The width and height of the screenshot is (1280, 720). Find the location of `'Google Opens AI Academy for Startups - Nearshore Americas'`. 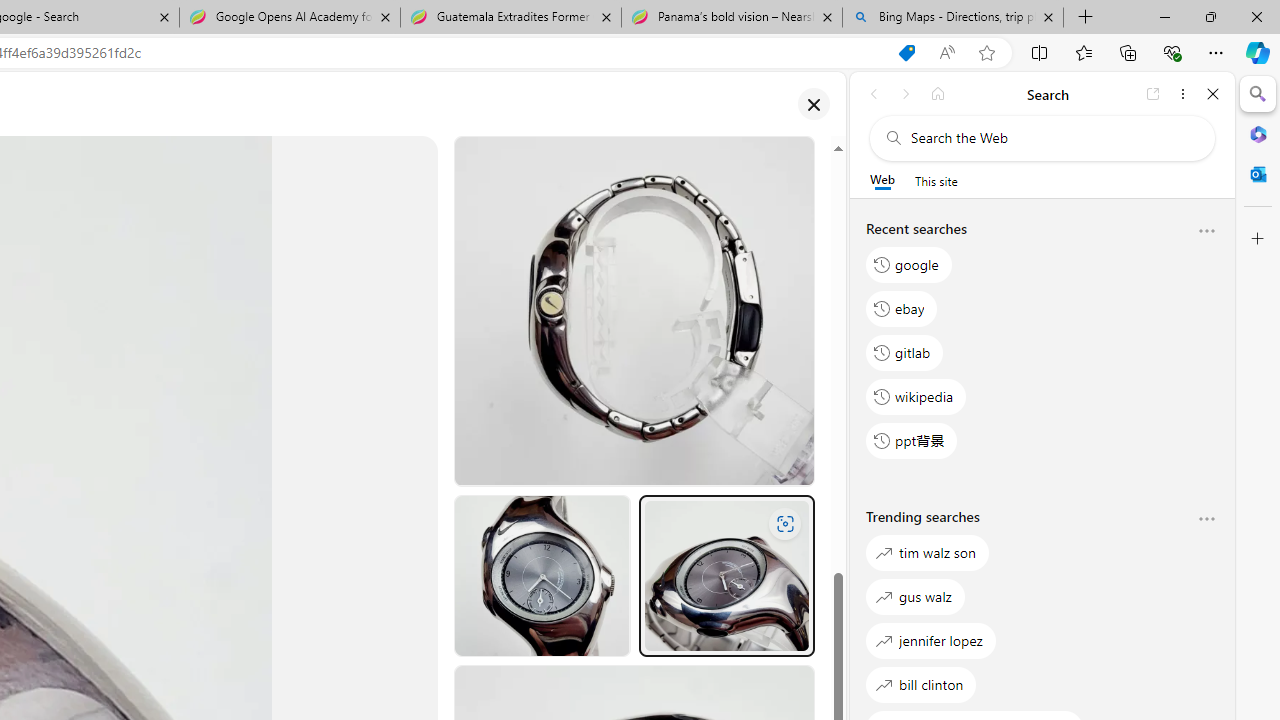

'Google Opens AI Academy for Startups - Nearshore Americas' is located at coordinates (289, 17).